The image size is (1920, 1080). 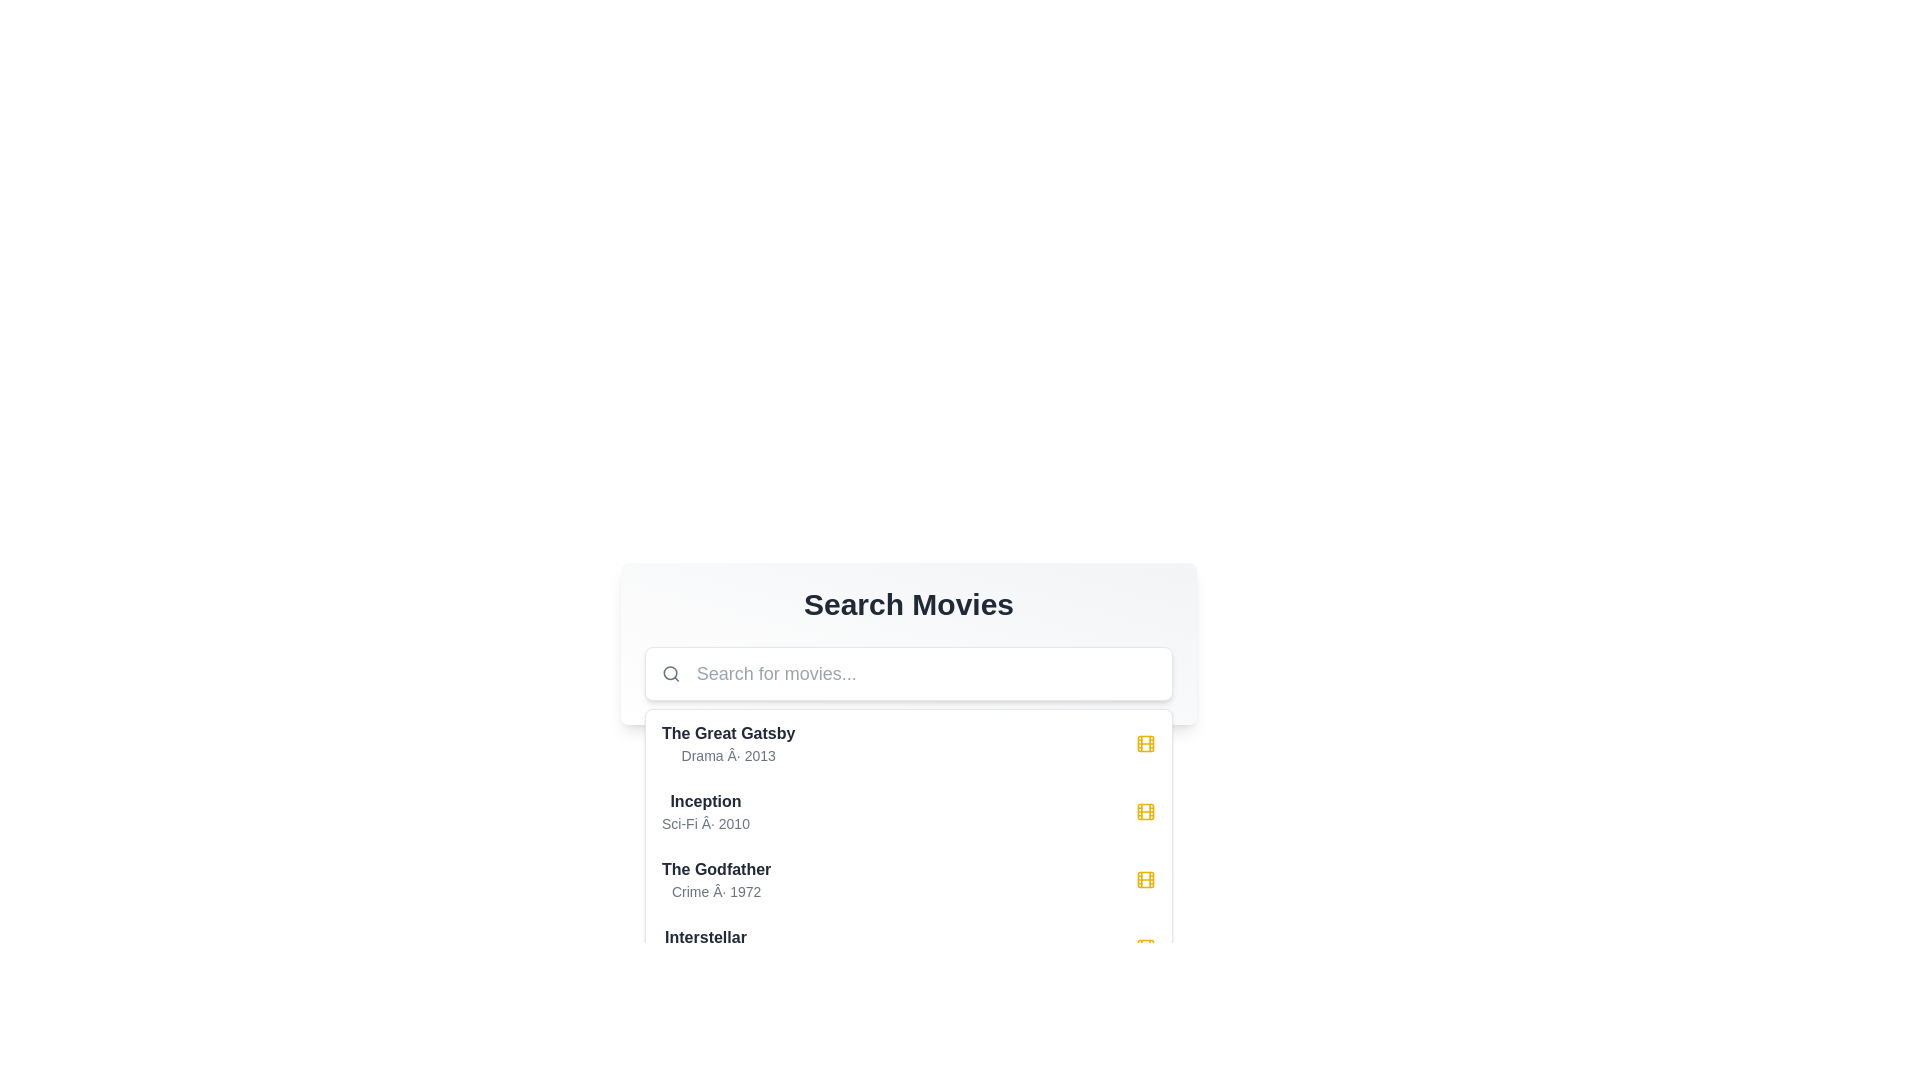 I want to click on the informational text display for the movie 'The Great Gatsby' located immediately below the title, so click(x=727, y=756).